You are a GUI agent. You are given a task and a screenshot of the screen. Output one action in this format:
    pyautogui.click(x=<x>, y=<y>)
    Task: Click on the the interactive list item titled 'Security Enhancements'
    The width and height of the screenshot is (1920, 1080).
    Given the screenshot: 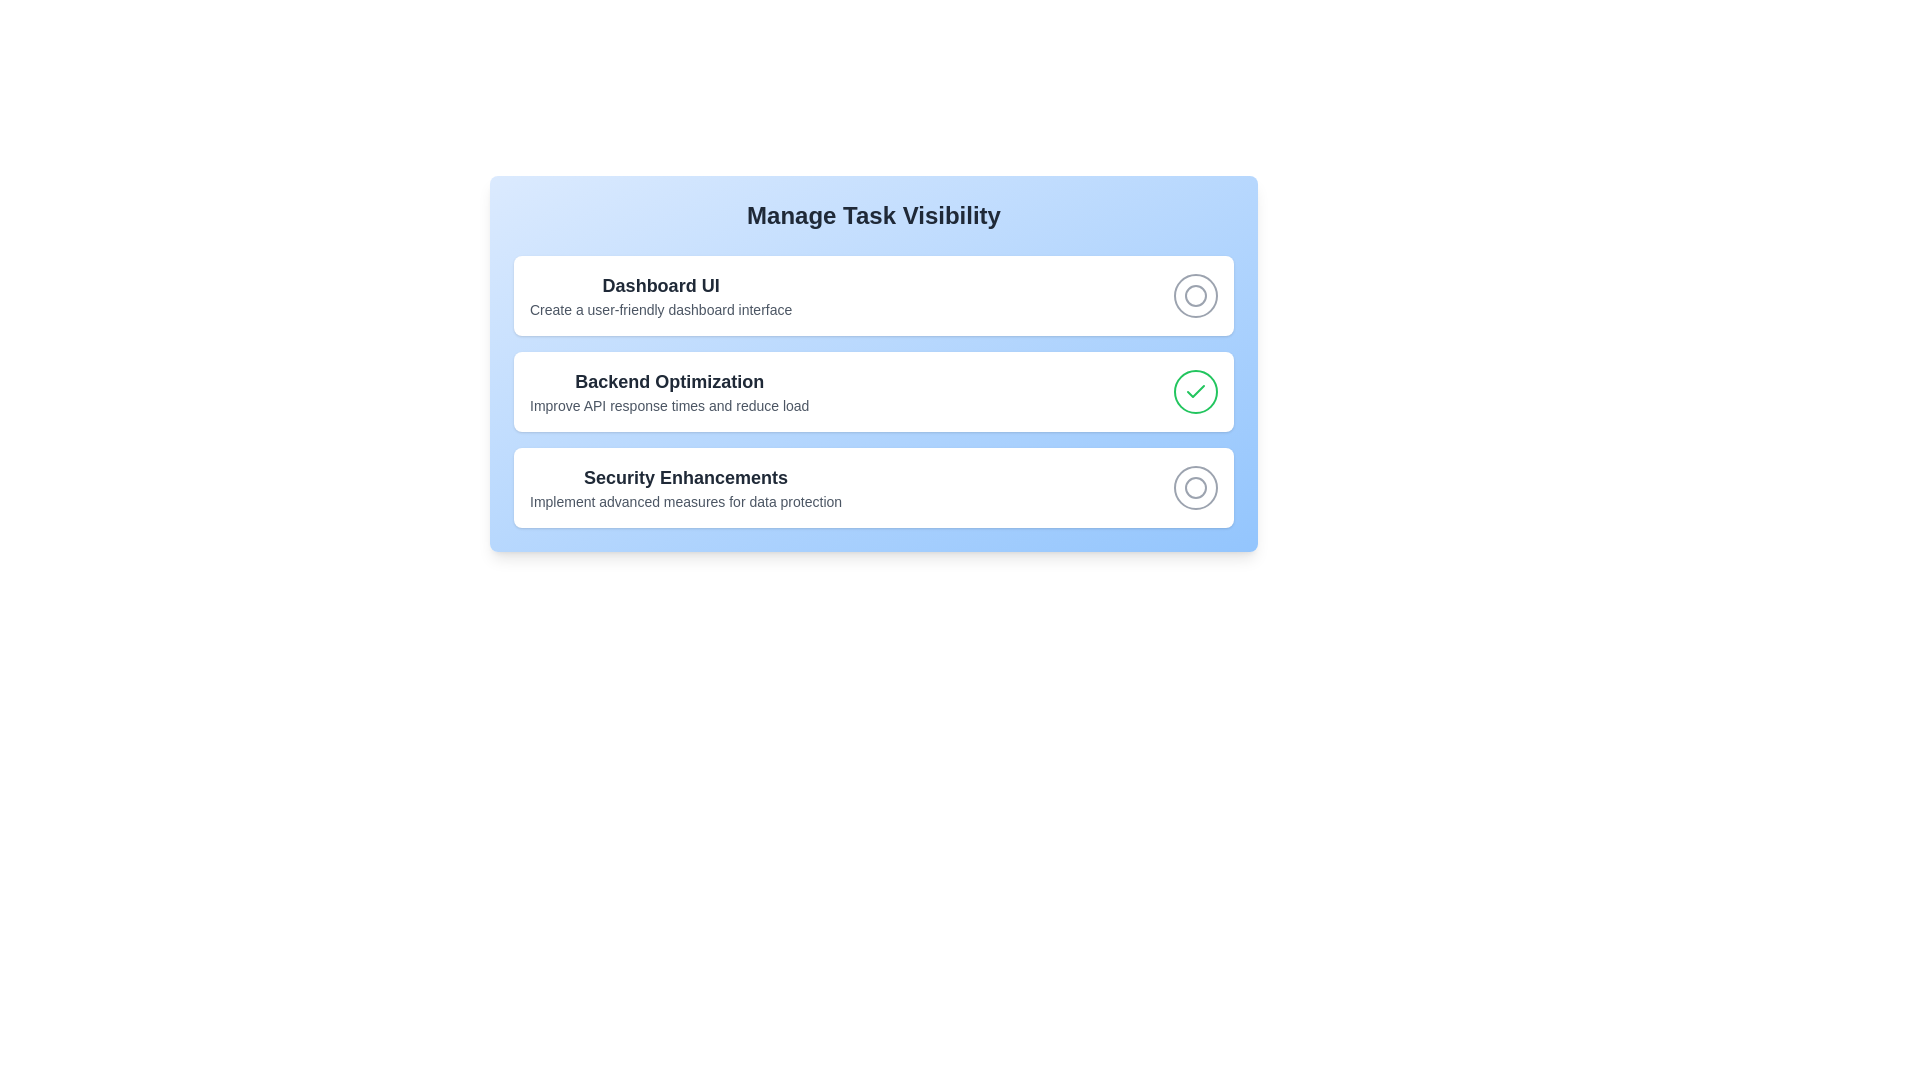 What is the action you would take?
    pyautogui.click(x=873, y=488)
    